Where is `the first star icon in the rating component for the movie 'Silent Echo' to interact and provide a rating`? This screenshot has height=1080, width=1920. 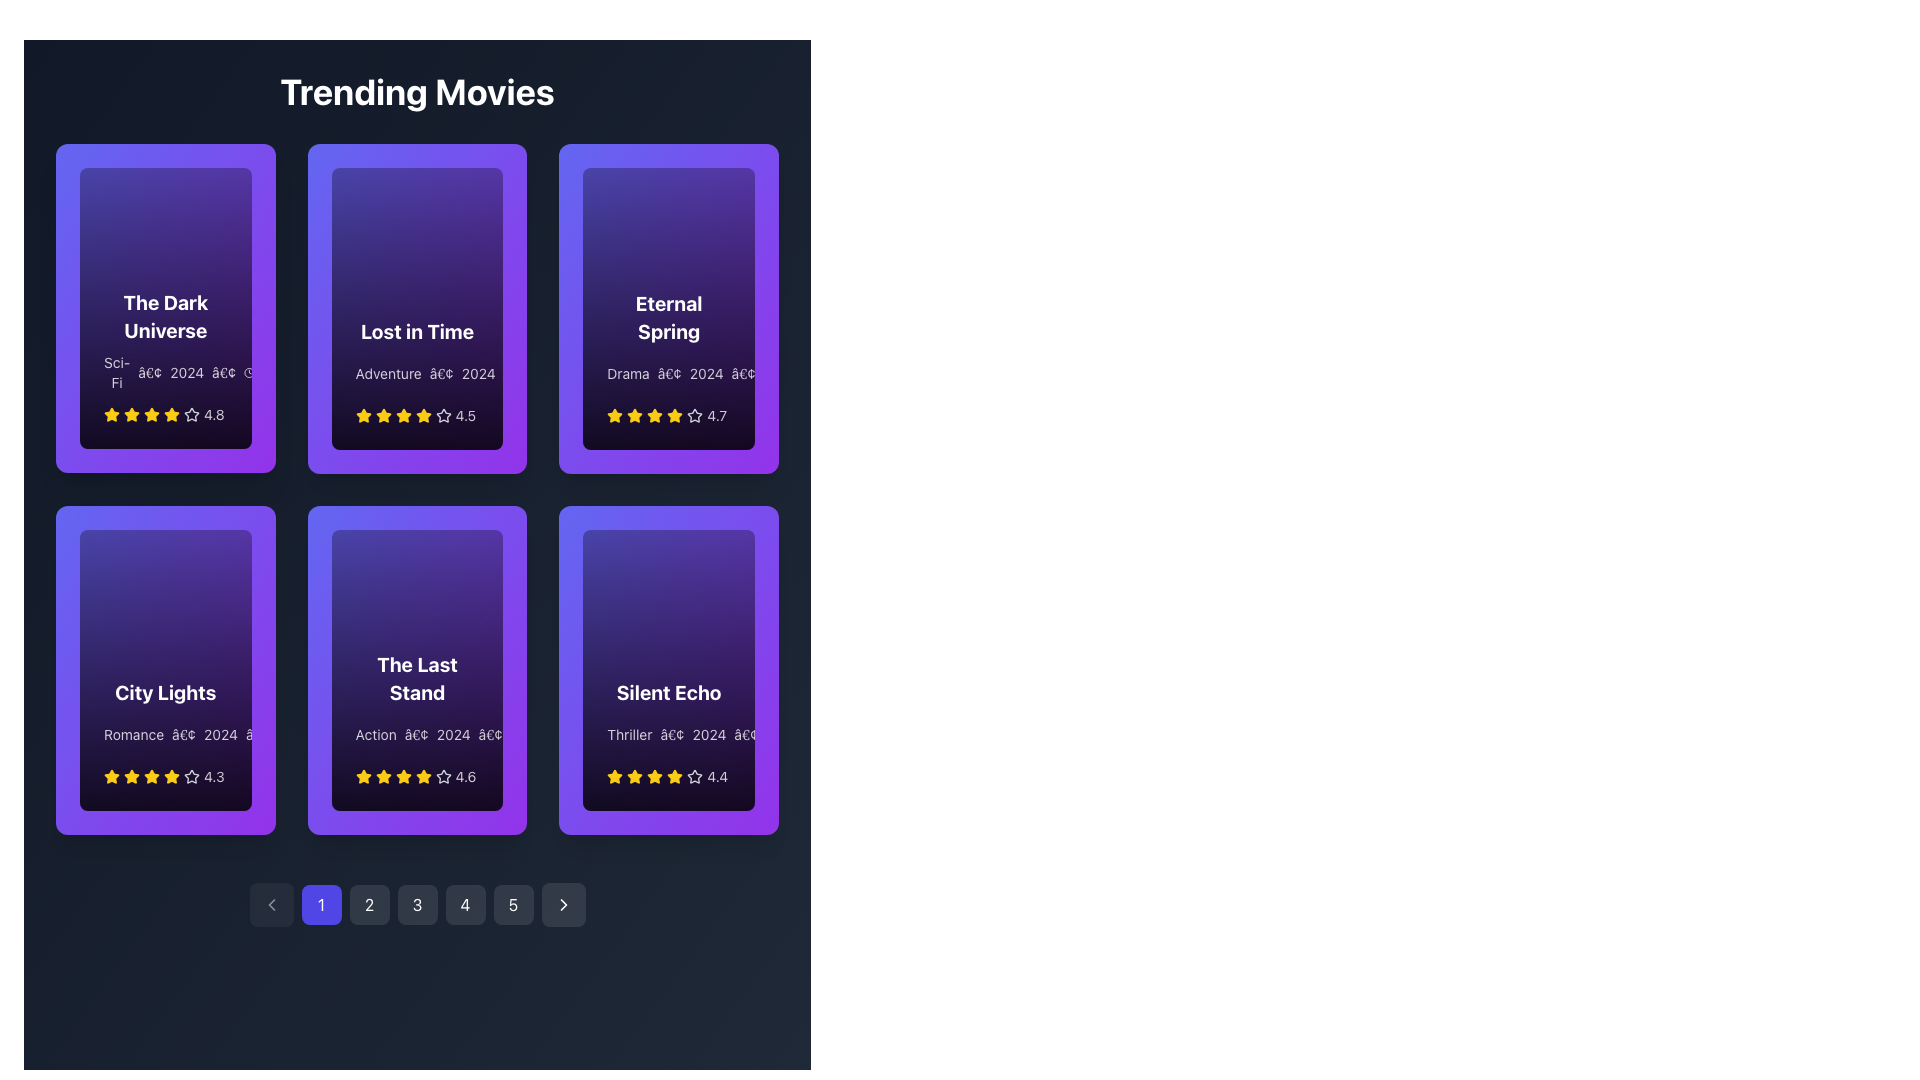 the first star icon in the rating component for the movie 'Silent Echo' to interact and provide a rating is located at coordinates (614, 775).